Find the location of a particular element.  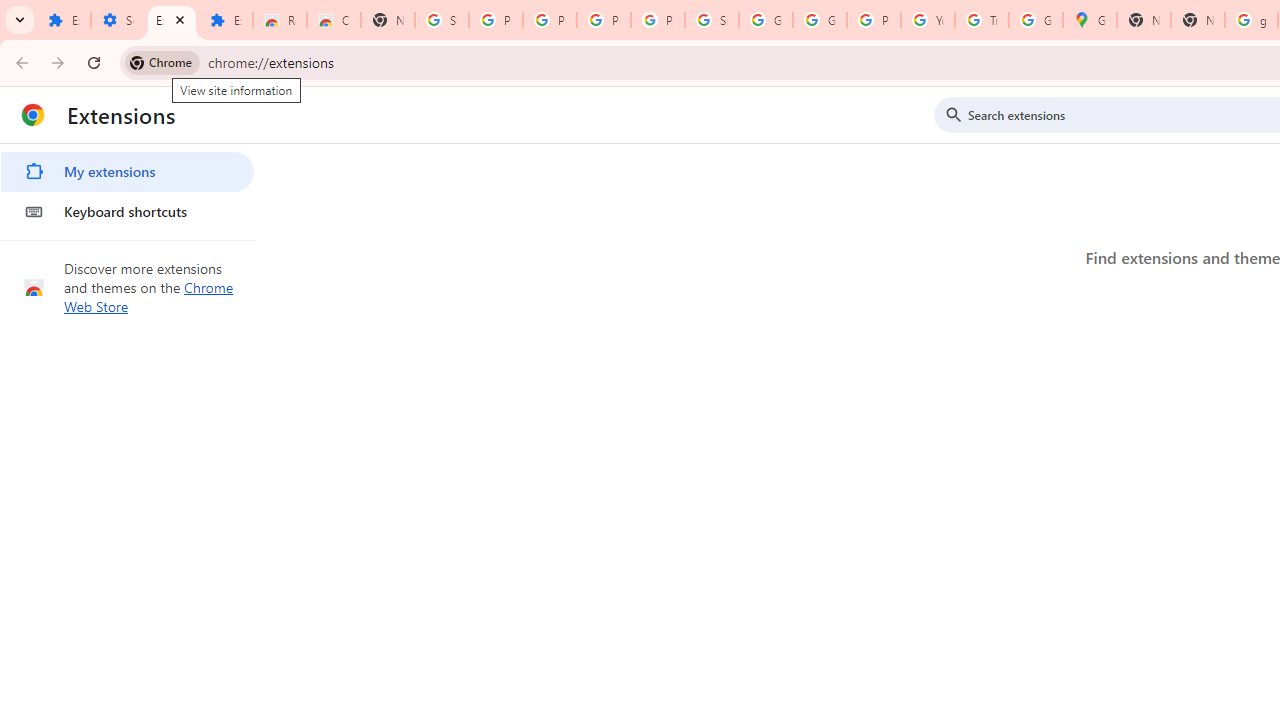

'Chrome Web Store - Themes' is located at coordinates (334, 20).